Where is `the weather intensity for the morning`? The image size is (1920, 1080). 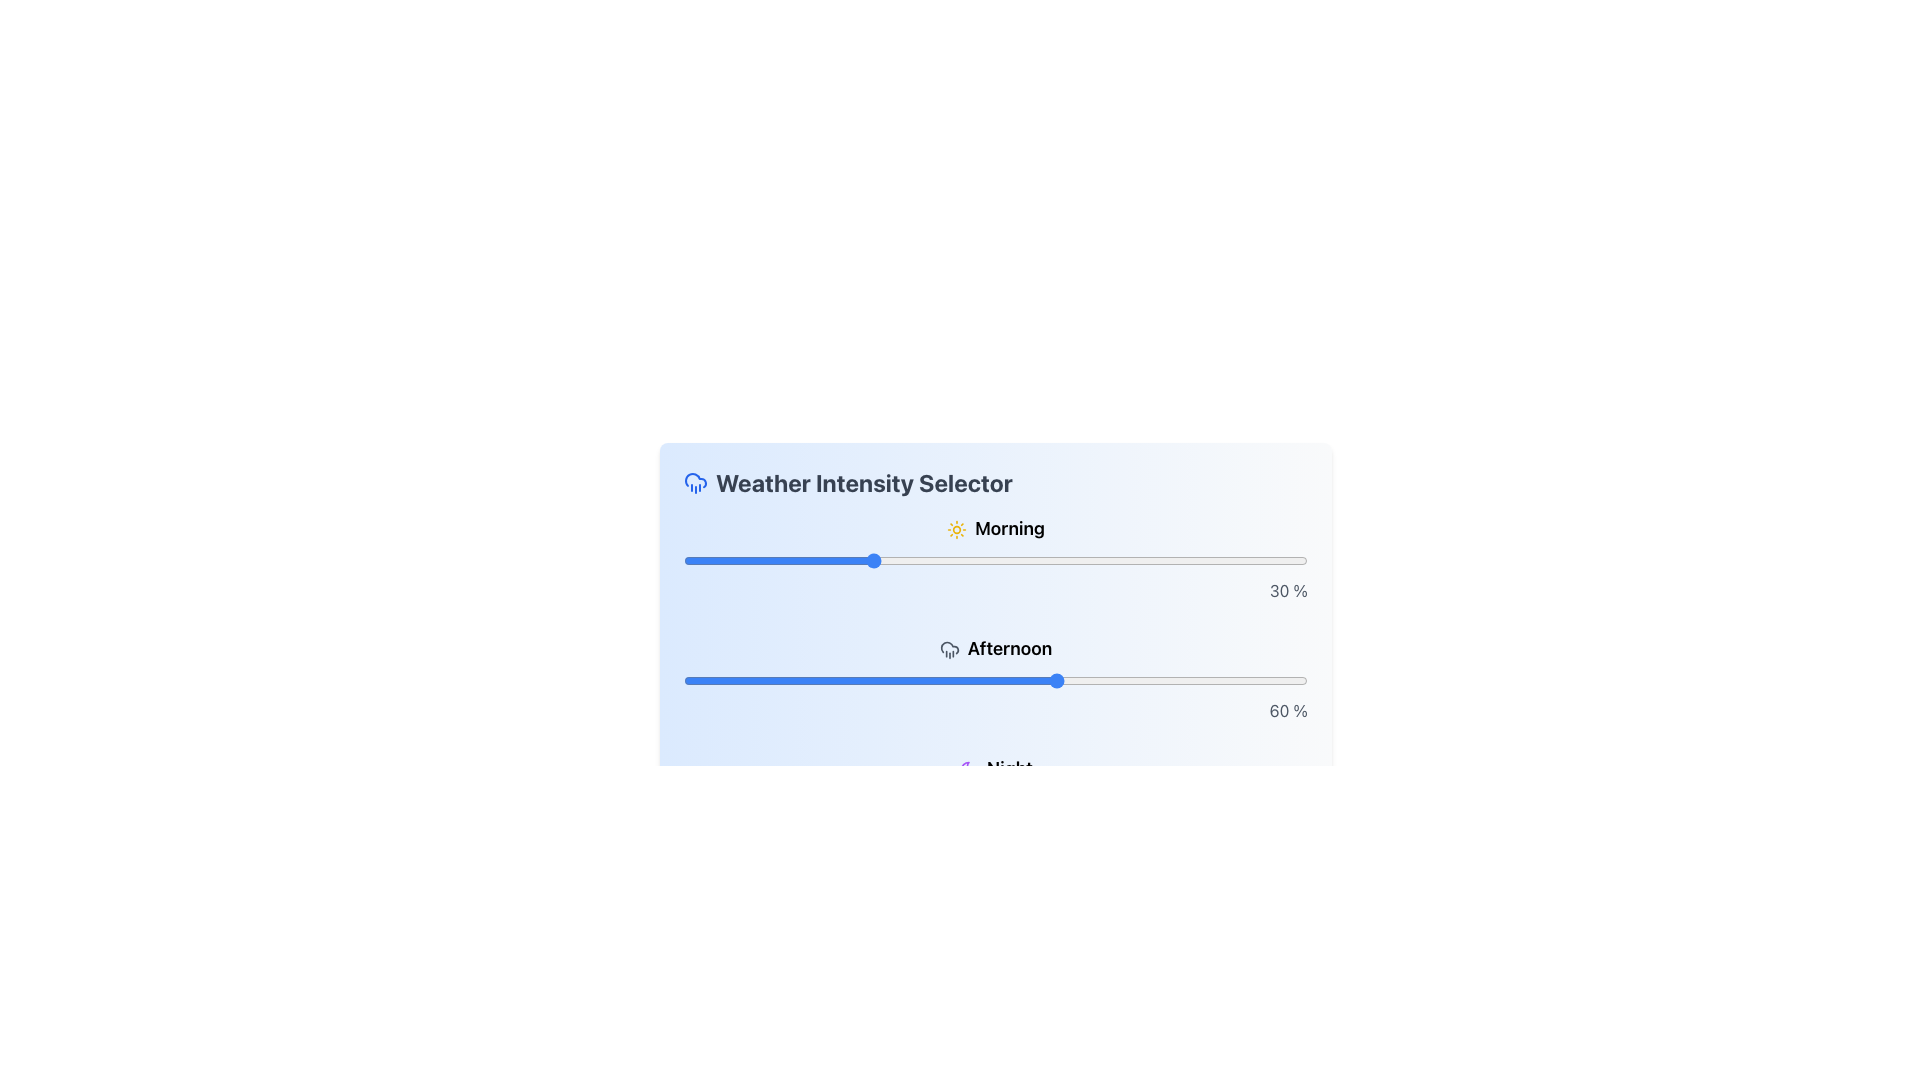 the weather intensity for the morning is located at coordinates (720, 560).